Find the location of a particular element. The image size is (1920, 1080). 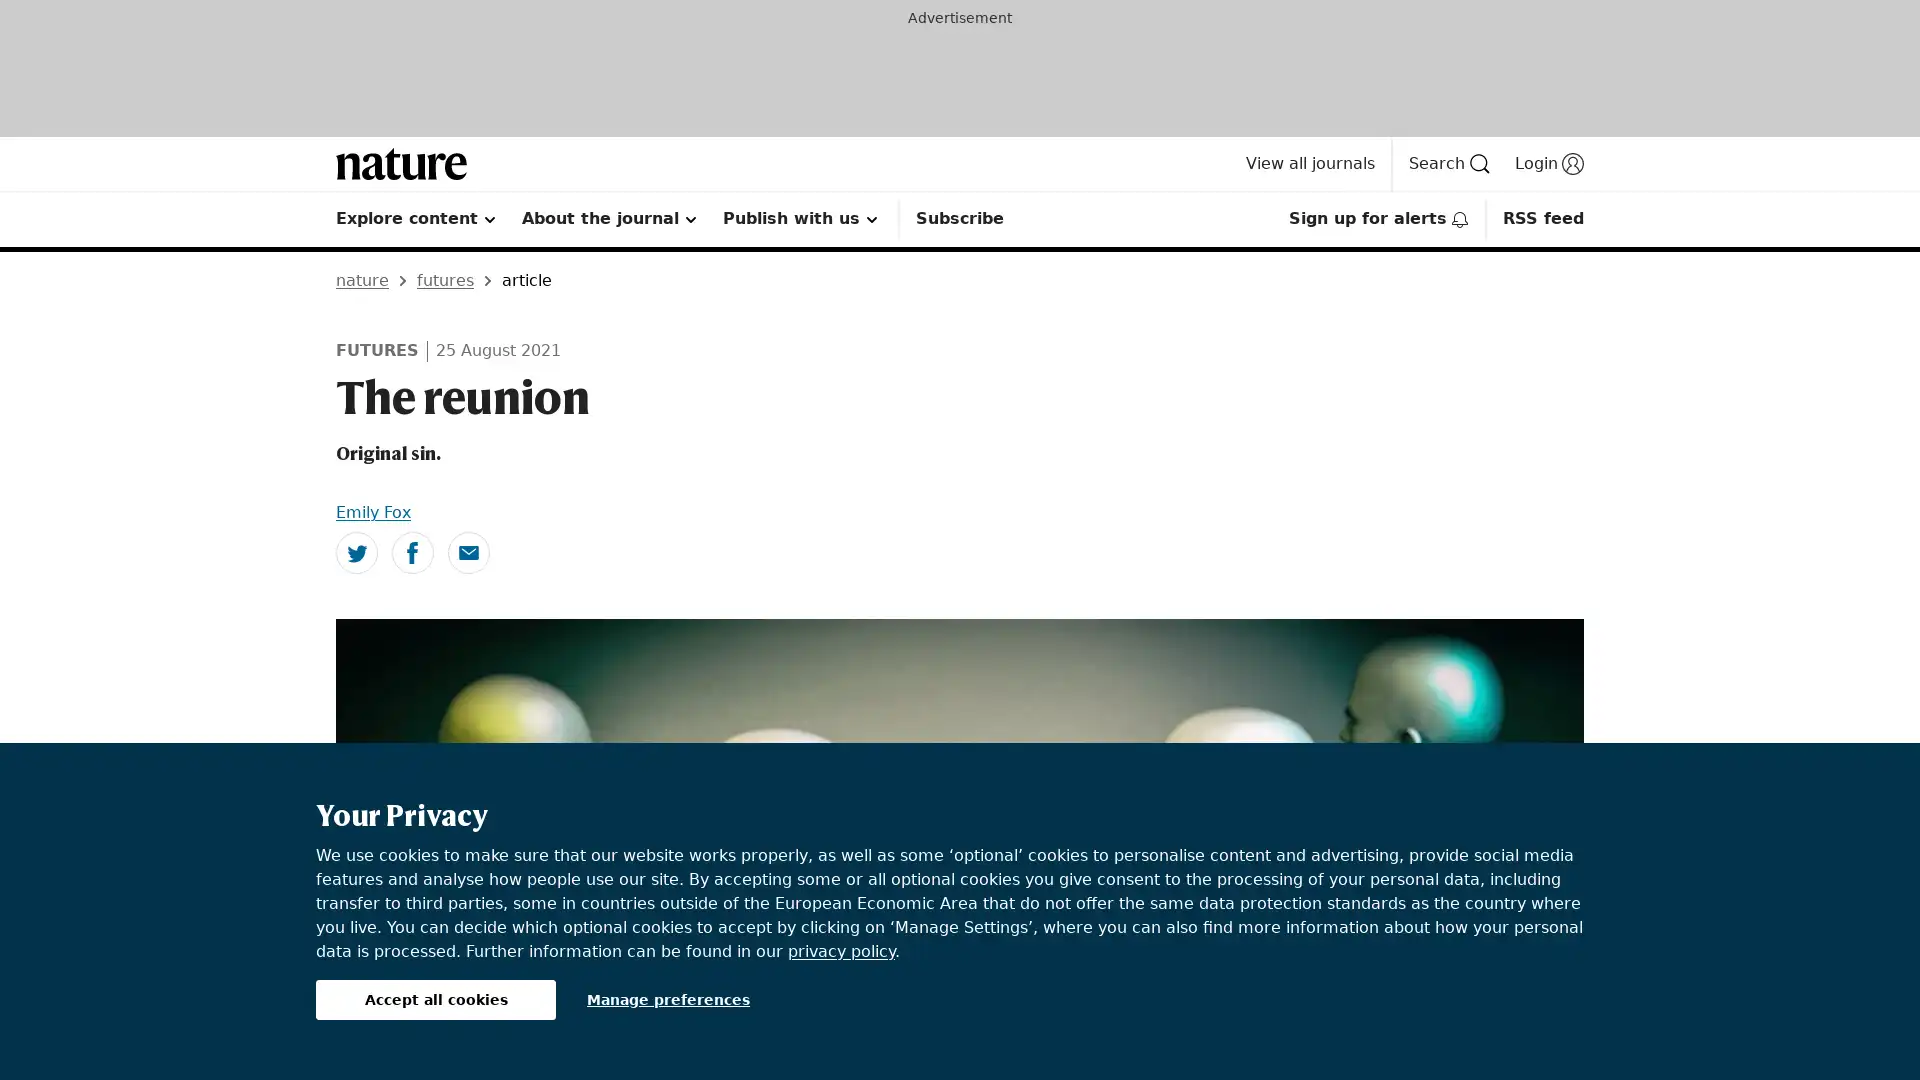

Manage preferences is located at coordinates (668, 999).